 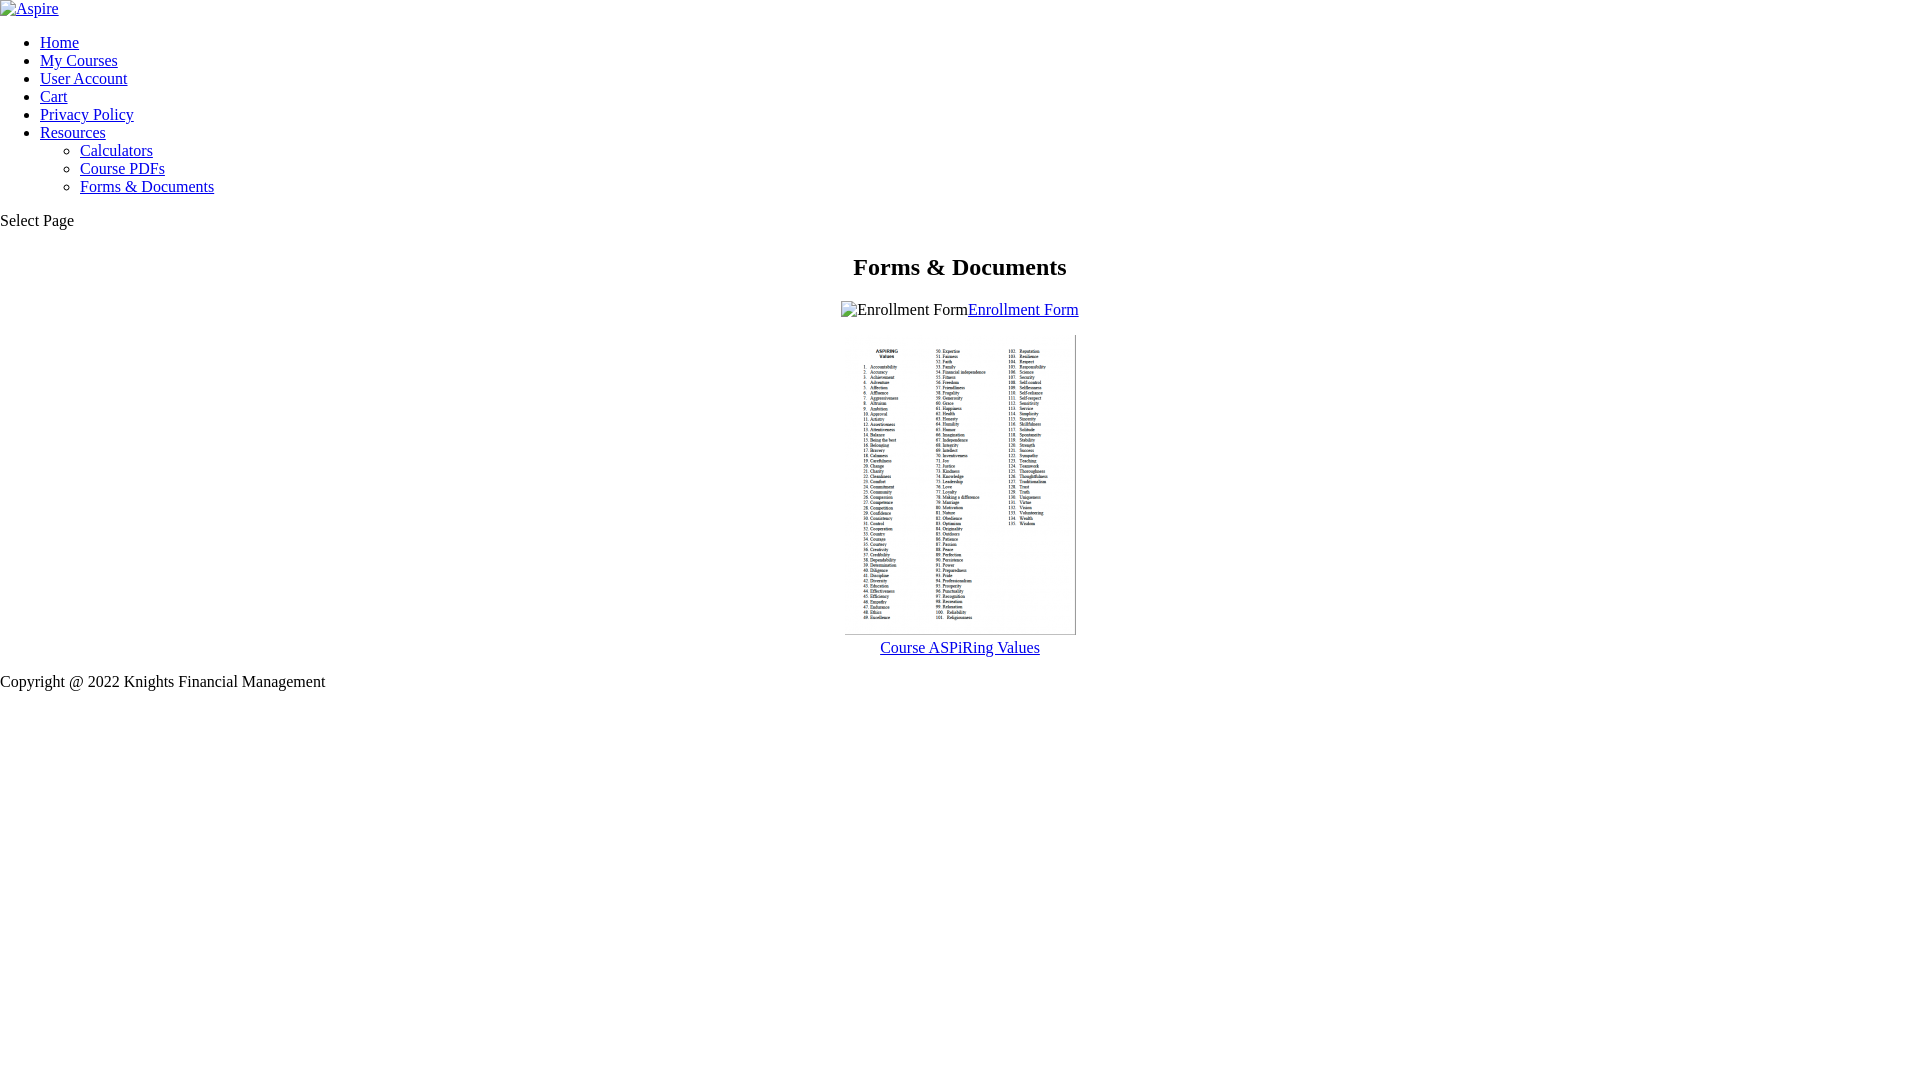 What do you see at coordinates (80, 167) in the screenshot?
I see `'Course PDFs'` at bounding box center [80, 167].